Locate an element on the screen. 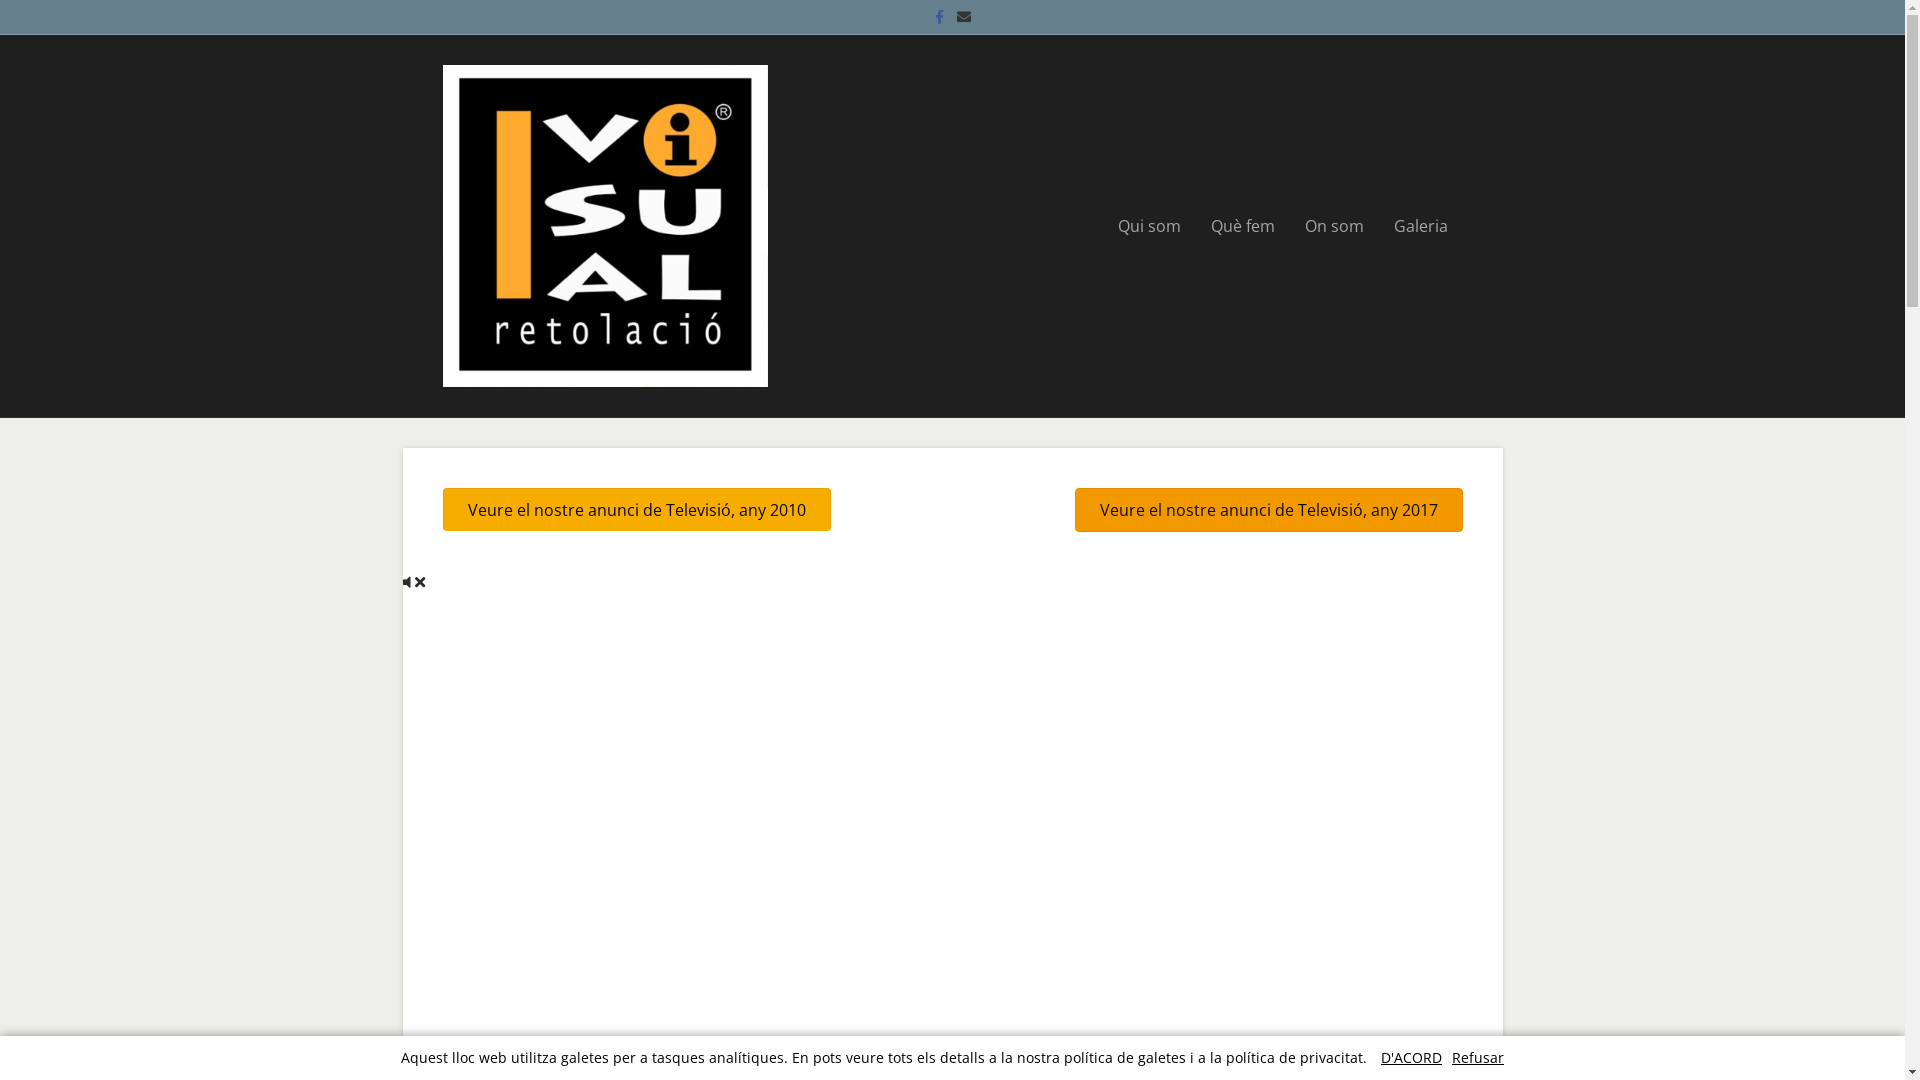 The image size is (1920, 1080). 'Email' is located at coordinates (964, 15).